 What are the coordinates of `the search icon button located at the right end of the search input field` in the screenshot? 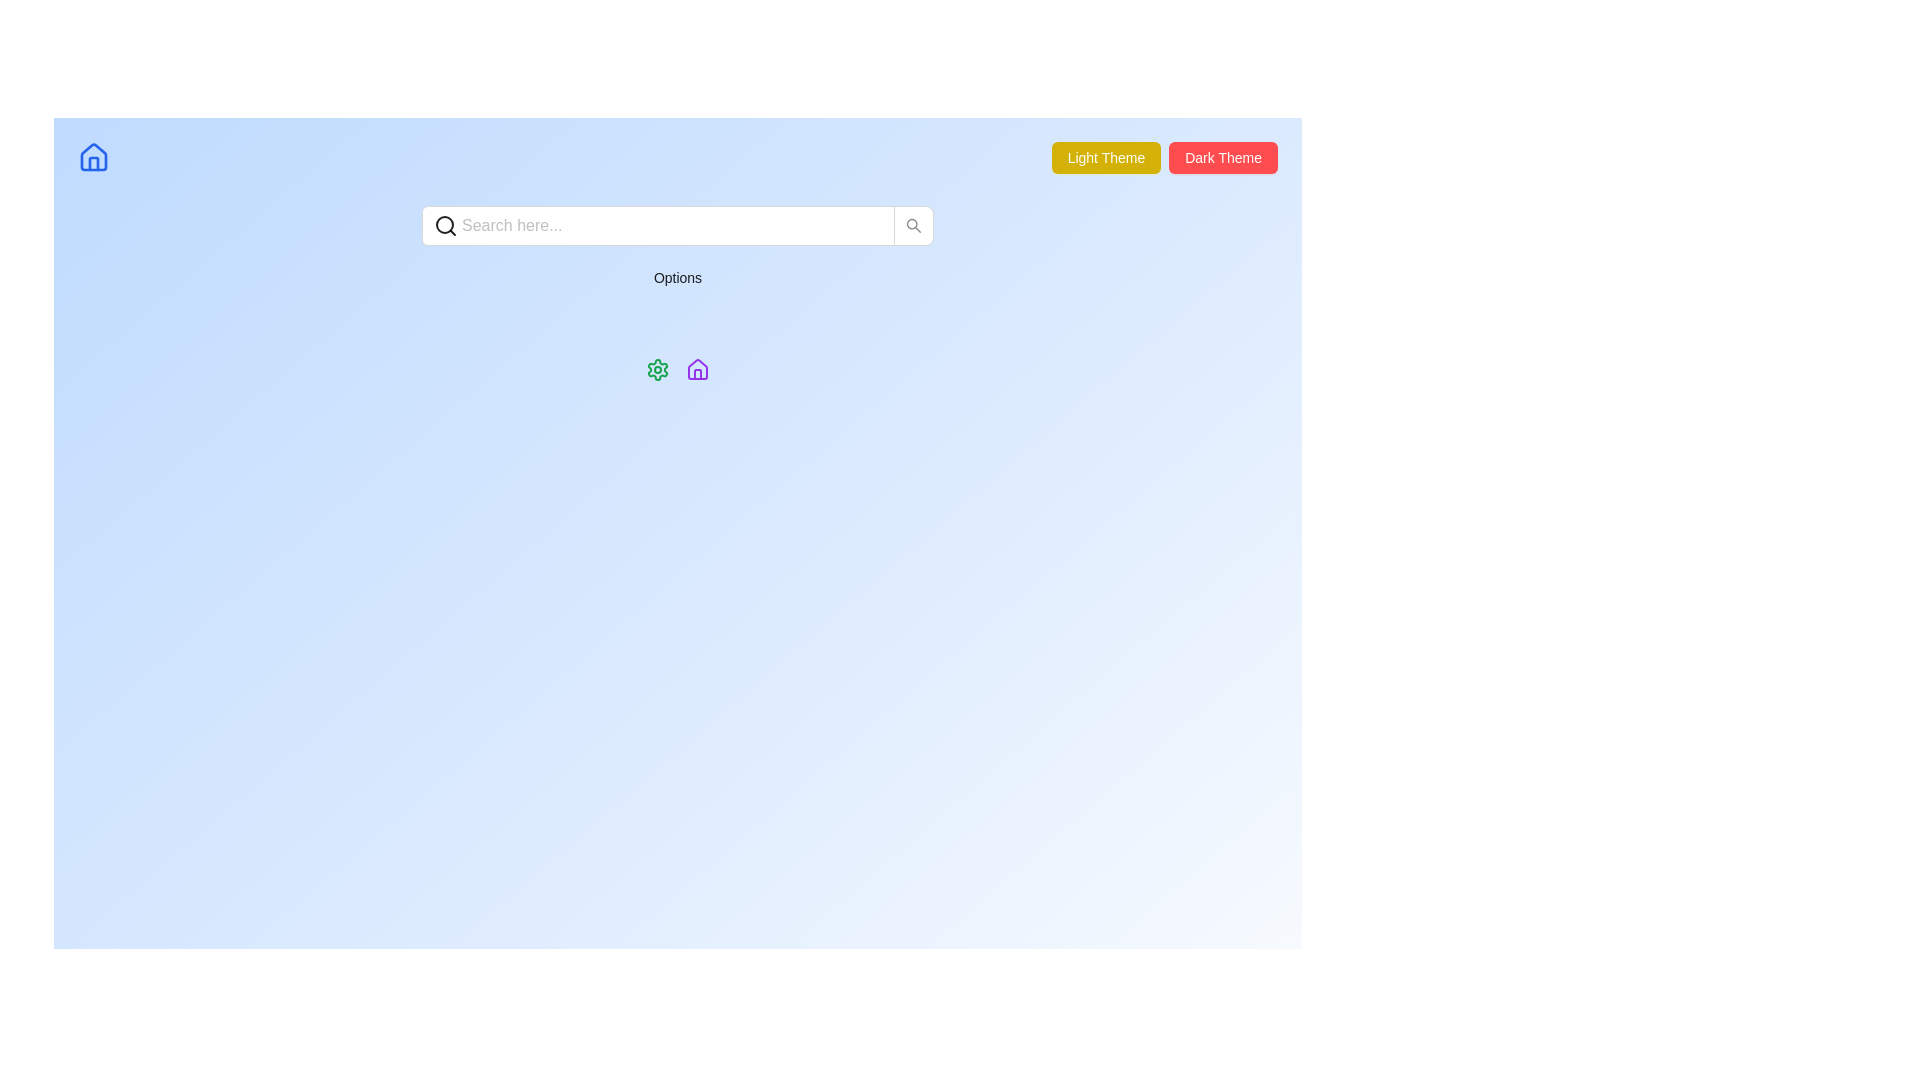 It's located at (912, 224).